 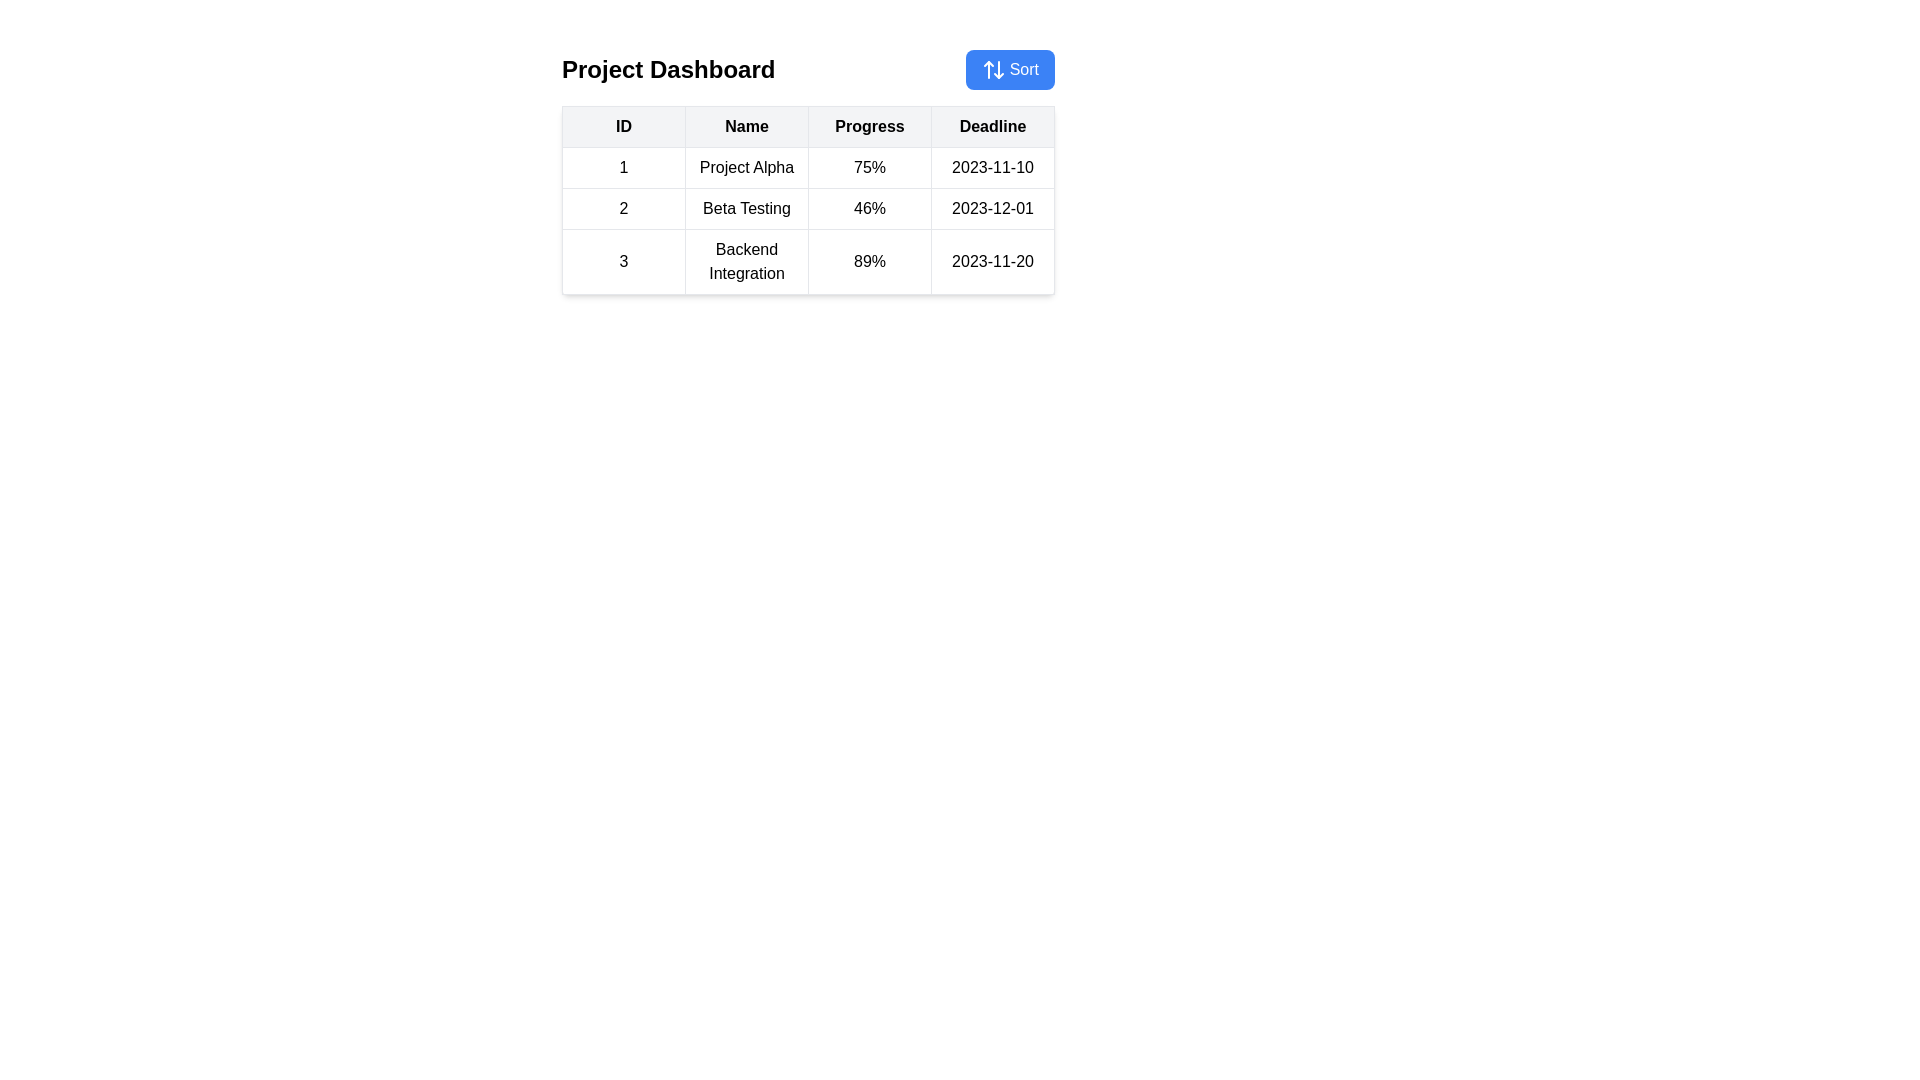 What do you see at coordinates (993, 167) in the screenshot?
I see `the static text displaying the deadline date for the project in the first row of the table, located in the 'Deadline' column, aligned with 'Project Alpha'` at bounding box center [993, 167].